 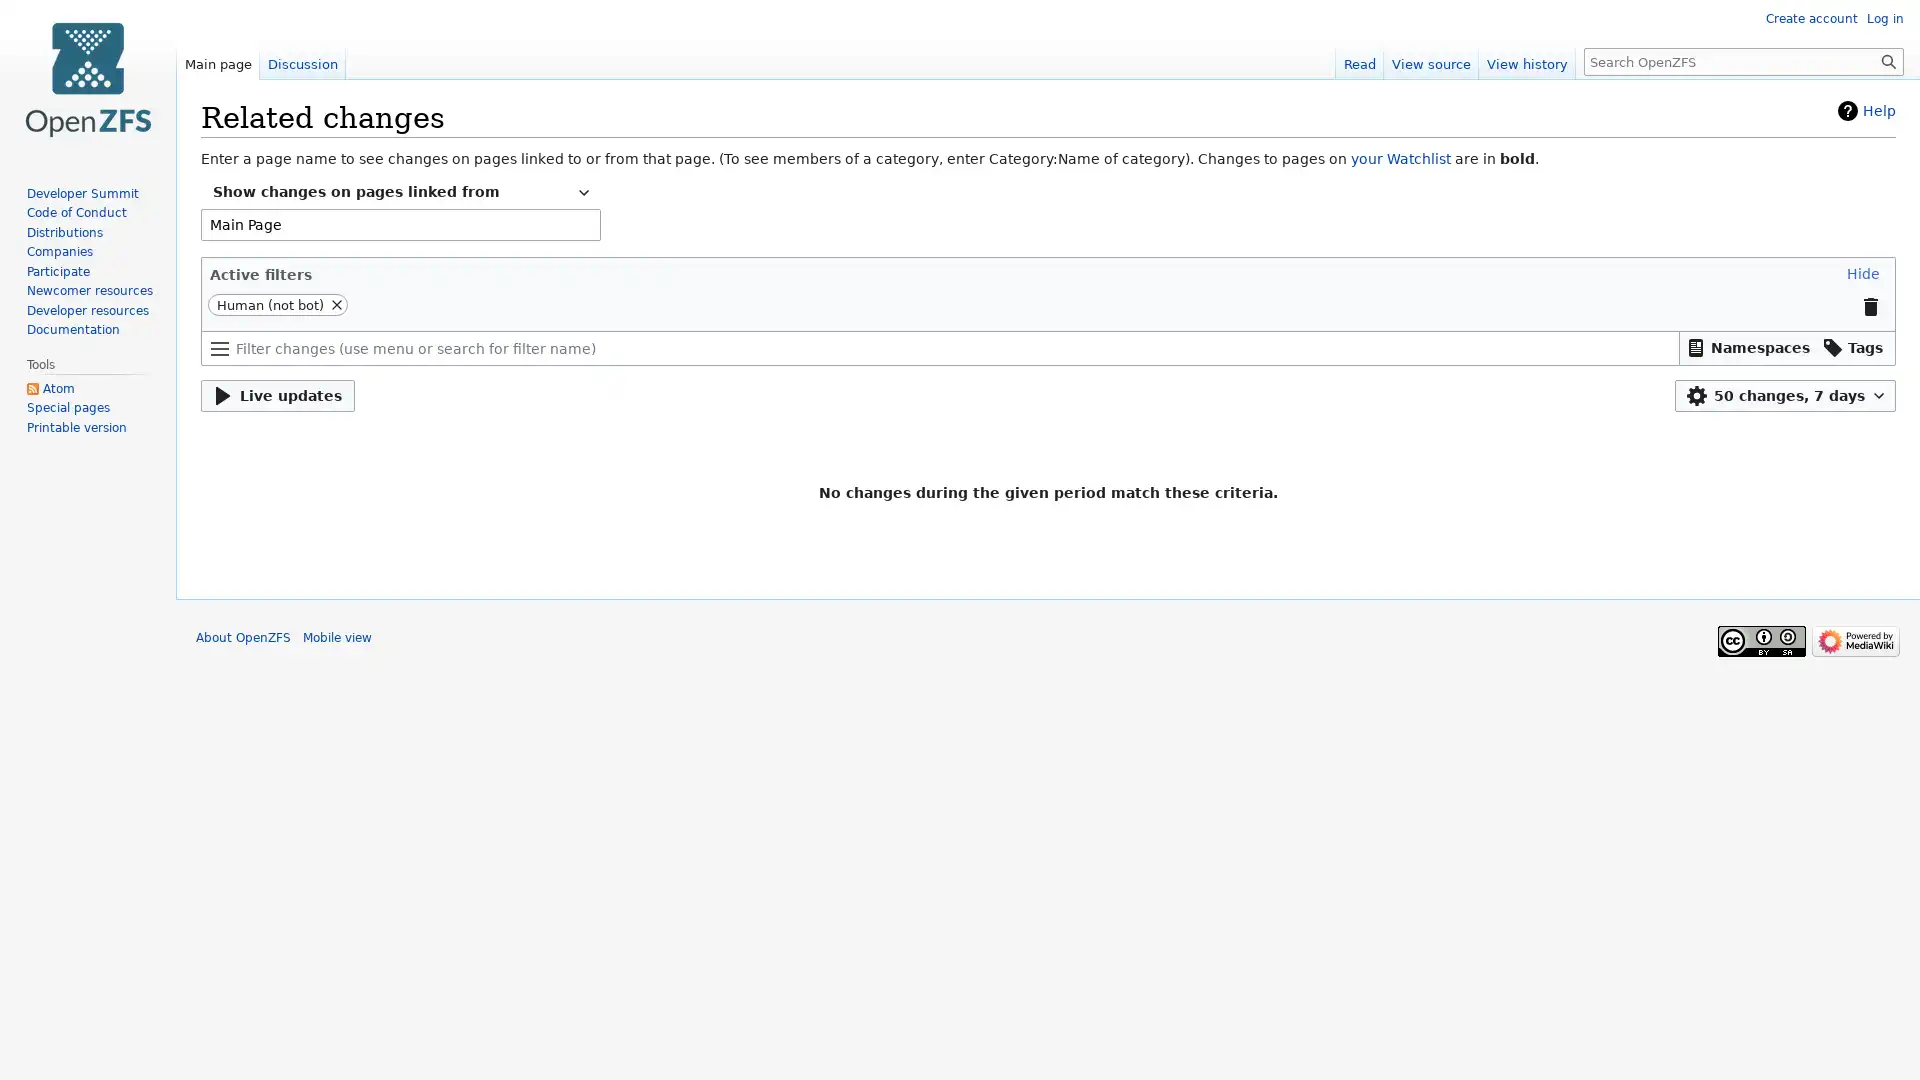 I want to click on 50 changes, 7 days, so click(x=1785, y=396).